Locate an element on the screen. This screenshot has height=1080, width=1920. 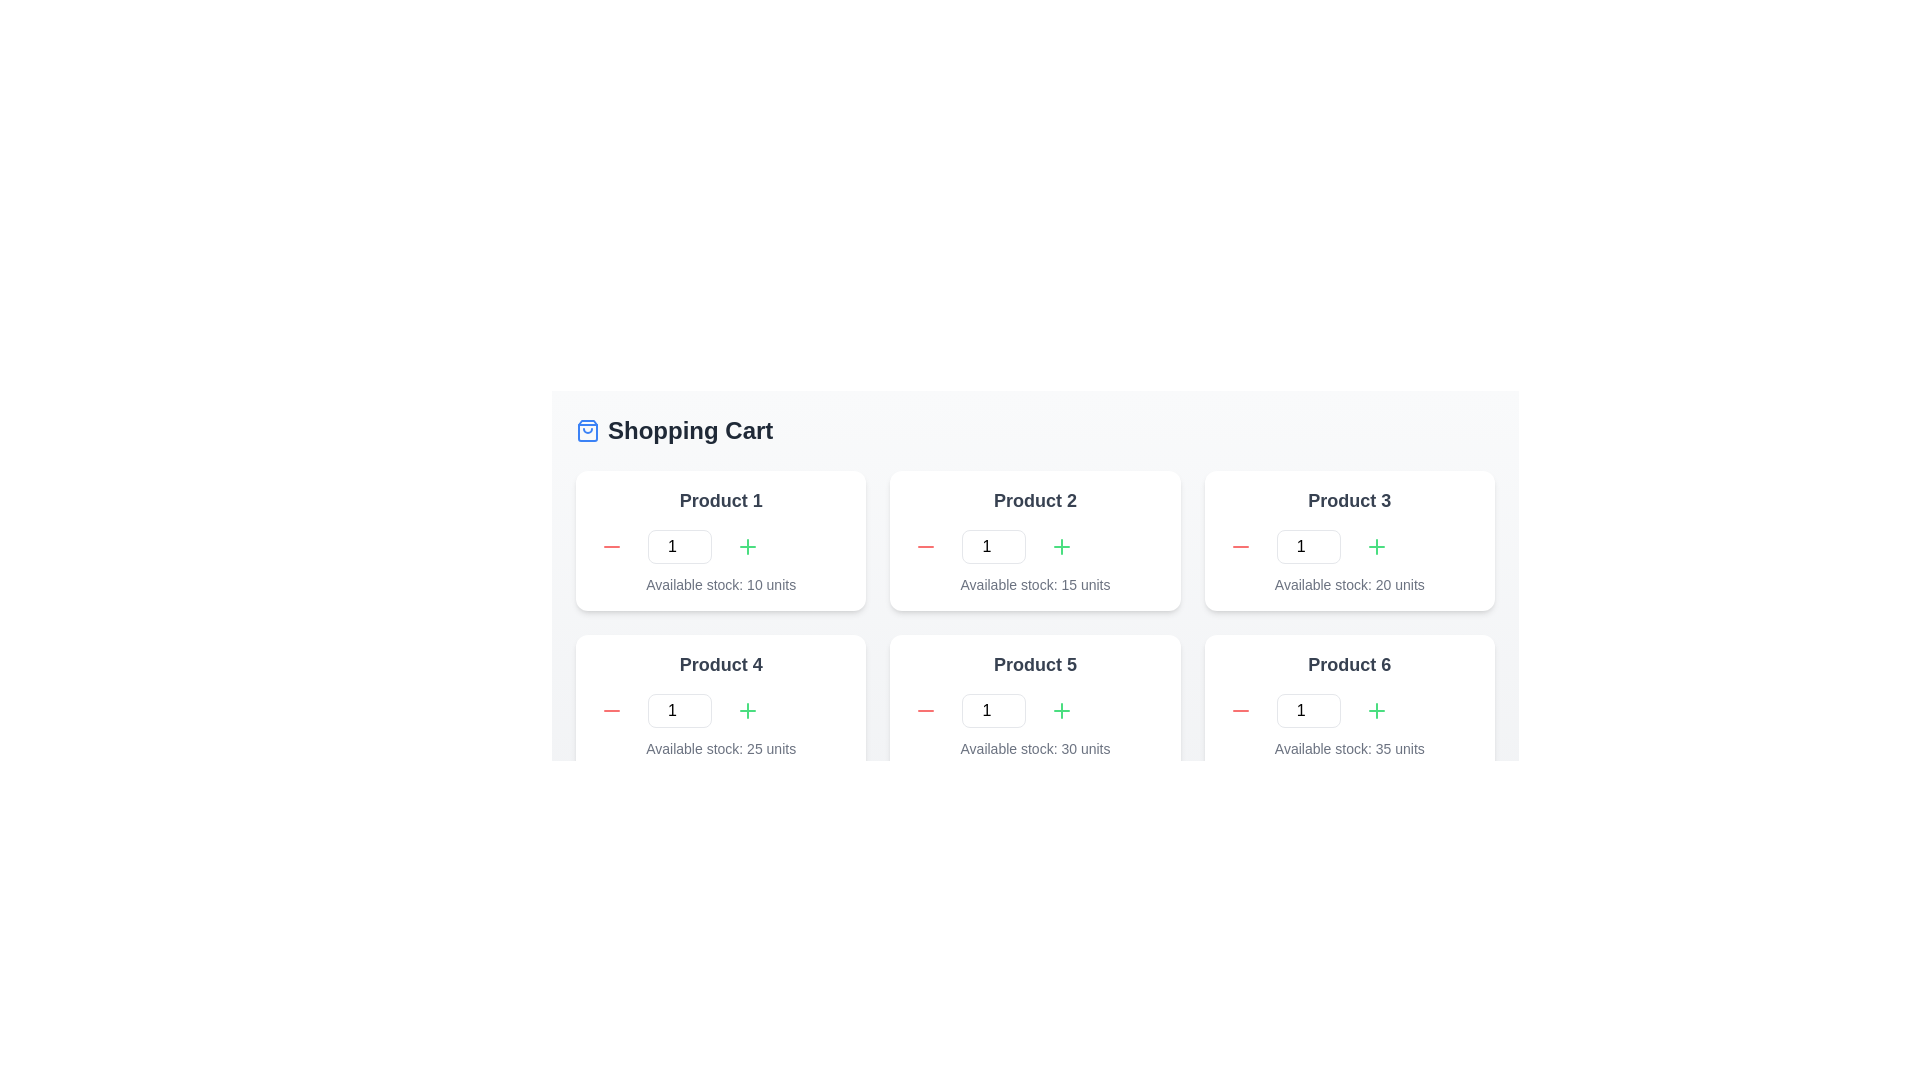
the red minus button located within the circular button to the left of the quantity input field for 'Product 4' in the shopping cart grid to reduce the quantity is located at coordinates (610, 709).